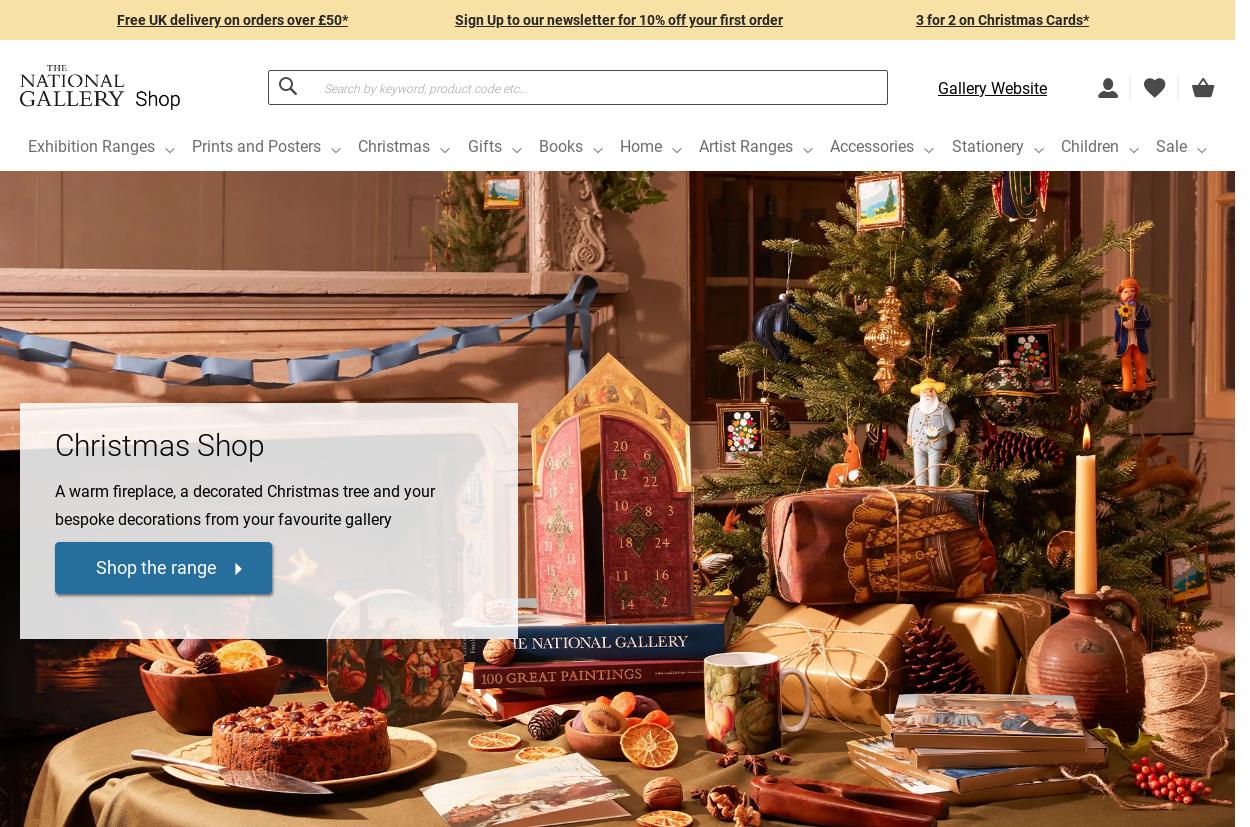 This screenshot has height=827, width=1250. What do you see at coordinates (121, 379) in the screenshot?
I see `'Christmas Gifts'` at bounding box center [121, 379].